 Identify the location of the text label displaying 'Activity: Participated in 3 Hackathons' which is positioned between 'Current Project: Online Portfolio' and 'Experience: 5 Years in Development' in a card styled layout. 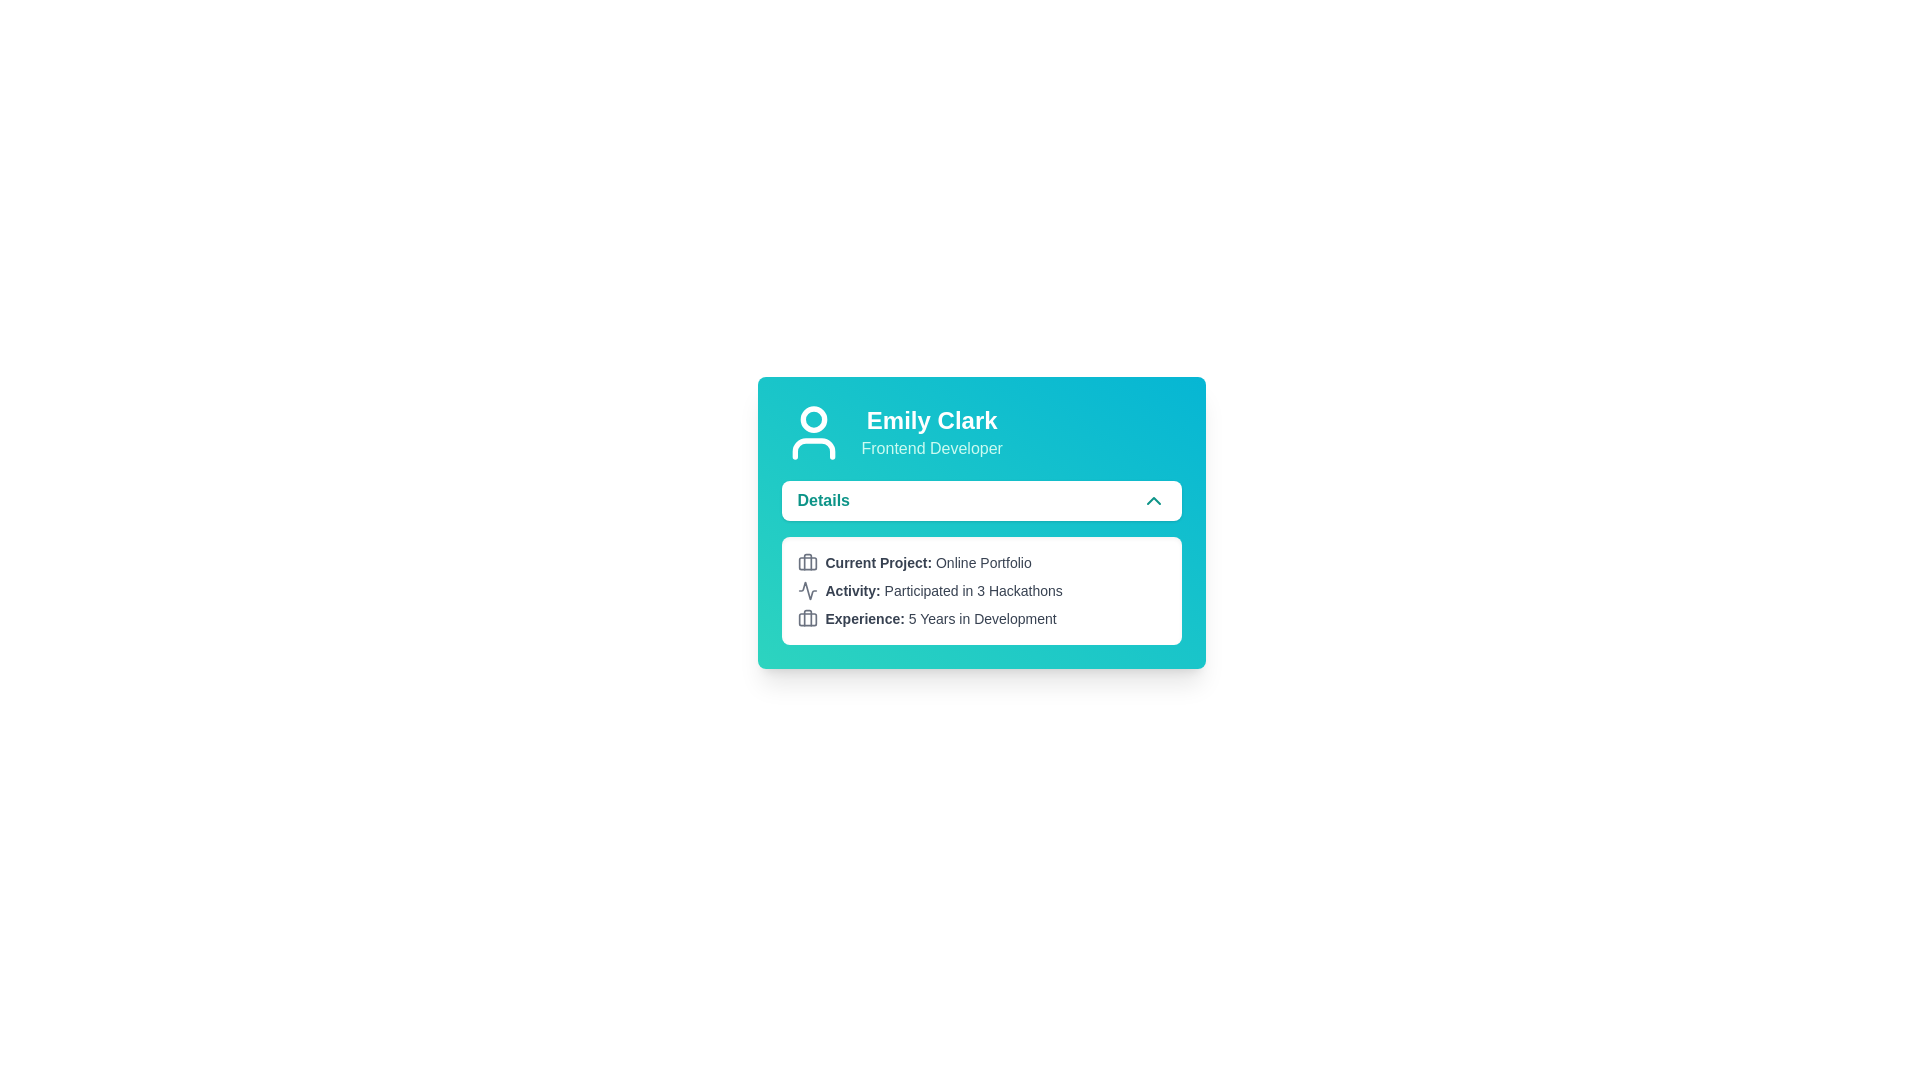
(943, 589).